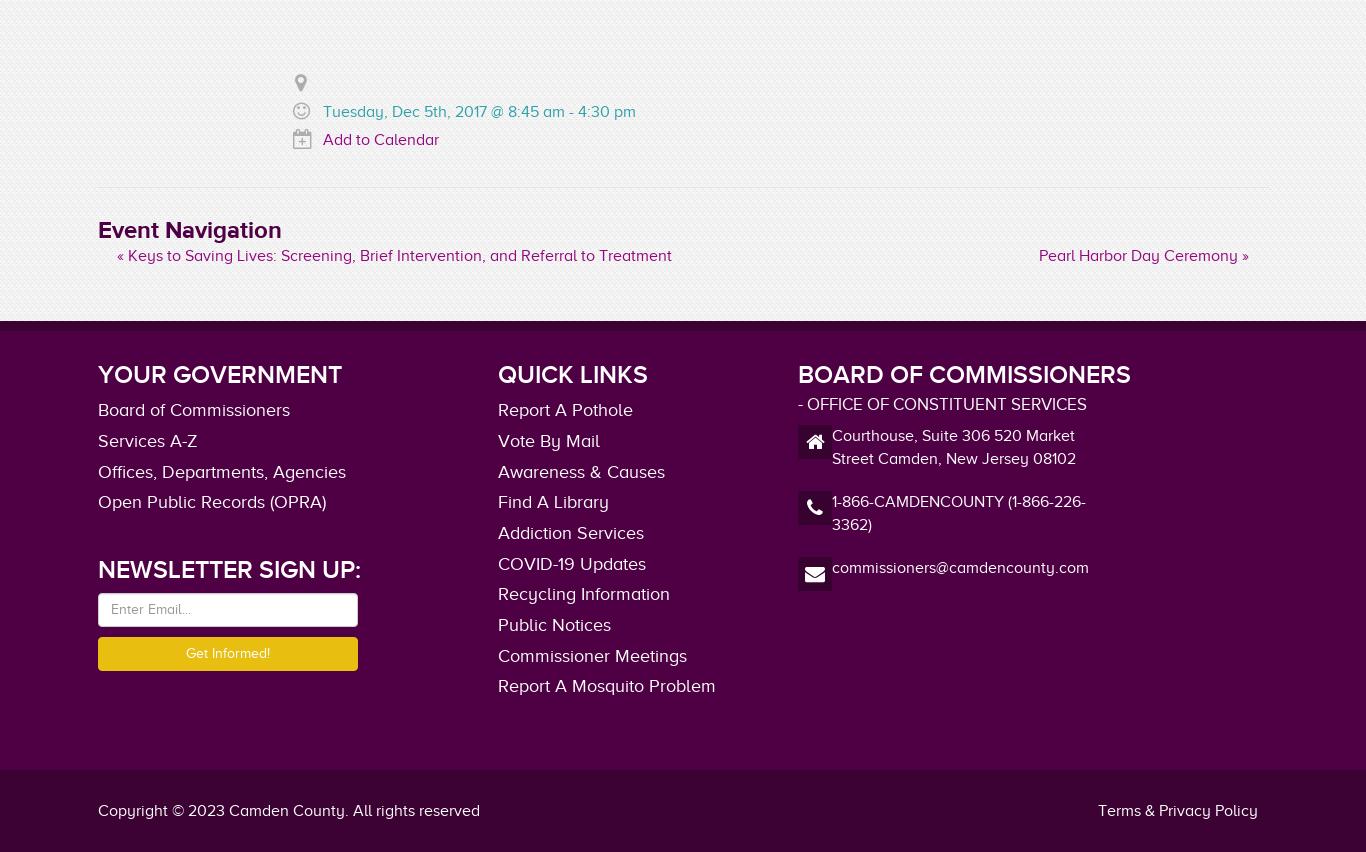 Image resolution: width=1366 pixels, height=852 pixels. What do you see at coordinates (97, 228) in the screenshot?
I see `'Event Navigation'` at bounding box center [97, 228].